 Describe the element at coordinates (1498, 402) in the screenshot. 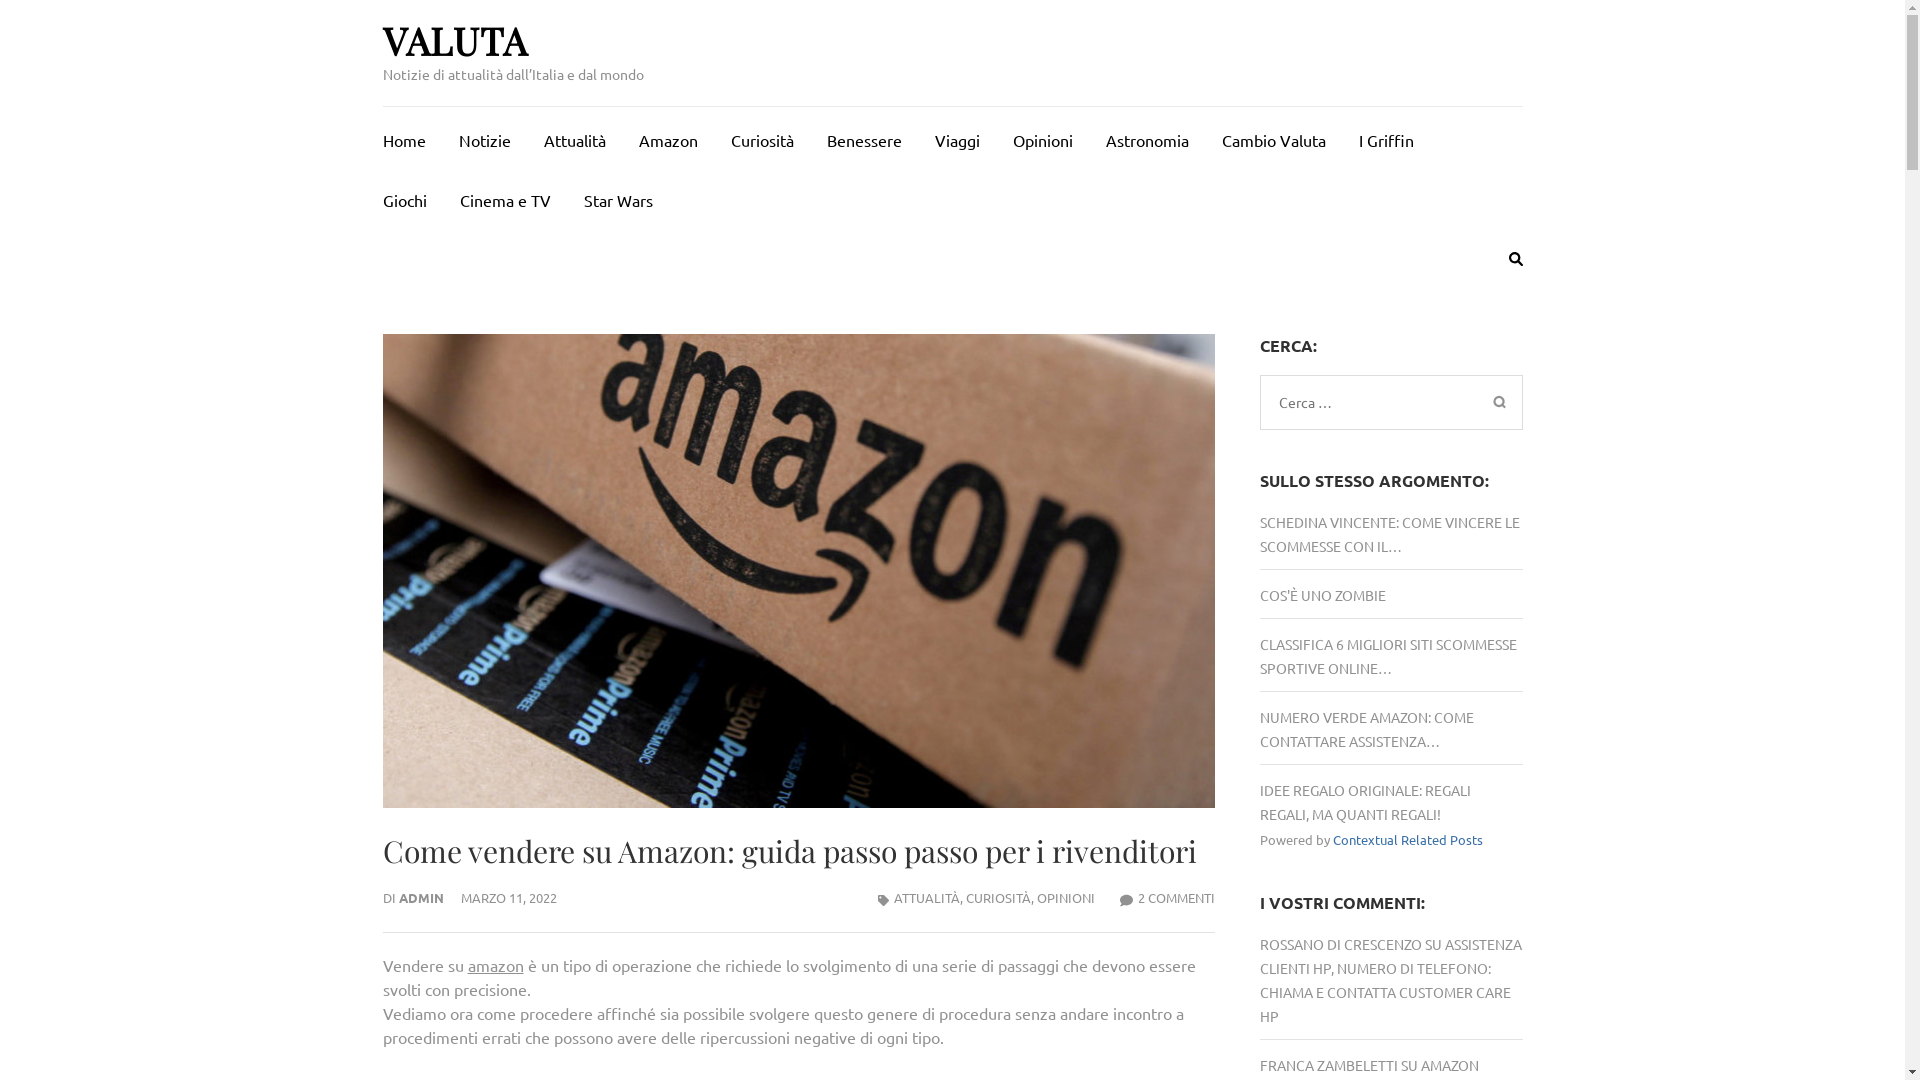

I see `'Cerca'` at that location.